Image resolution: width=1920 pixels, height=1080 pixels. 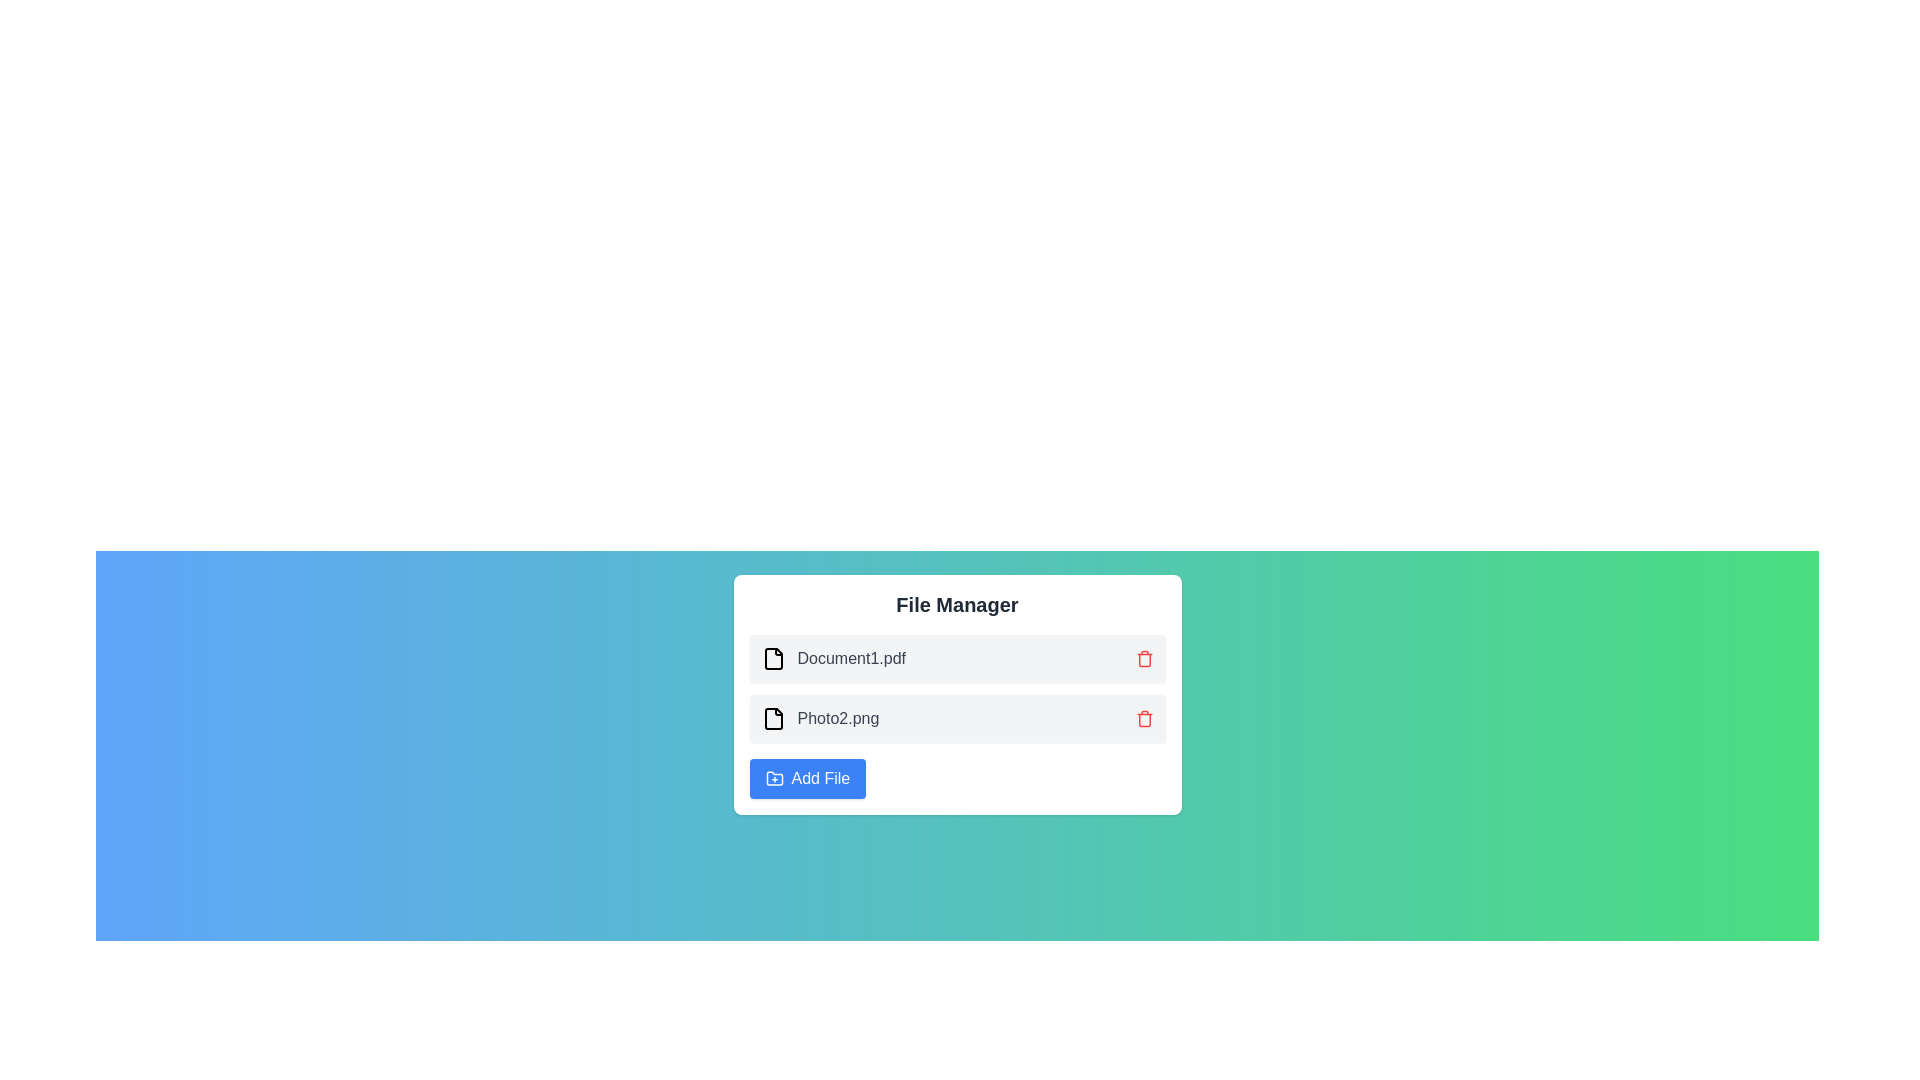 I want to click on the file icon with a black border and white background located to the left of the text 'Photo2.png' in the second row of the file list, so click(x=772, y=717).